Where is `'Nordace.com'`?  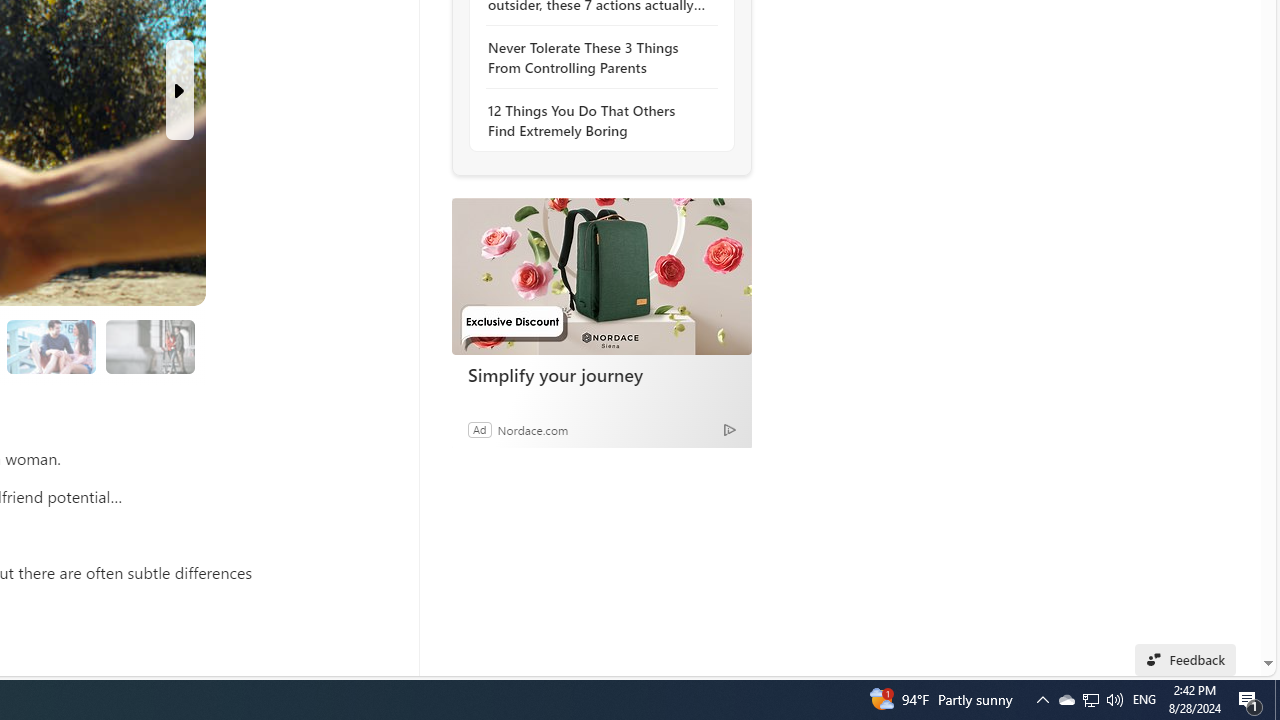 'Nordace.com' is located at coordinates (532, 428).